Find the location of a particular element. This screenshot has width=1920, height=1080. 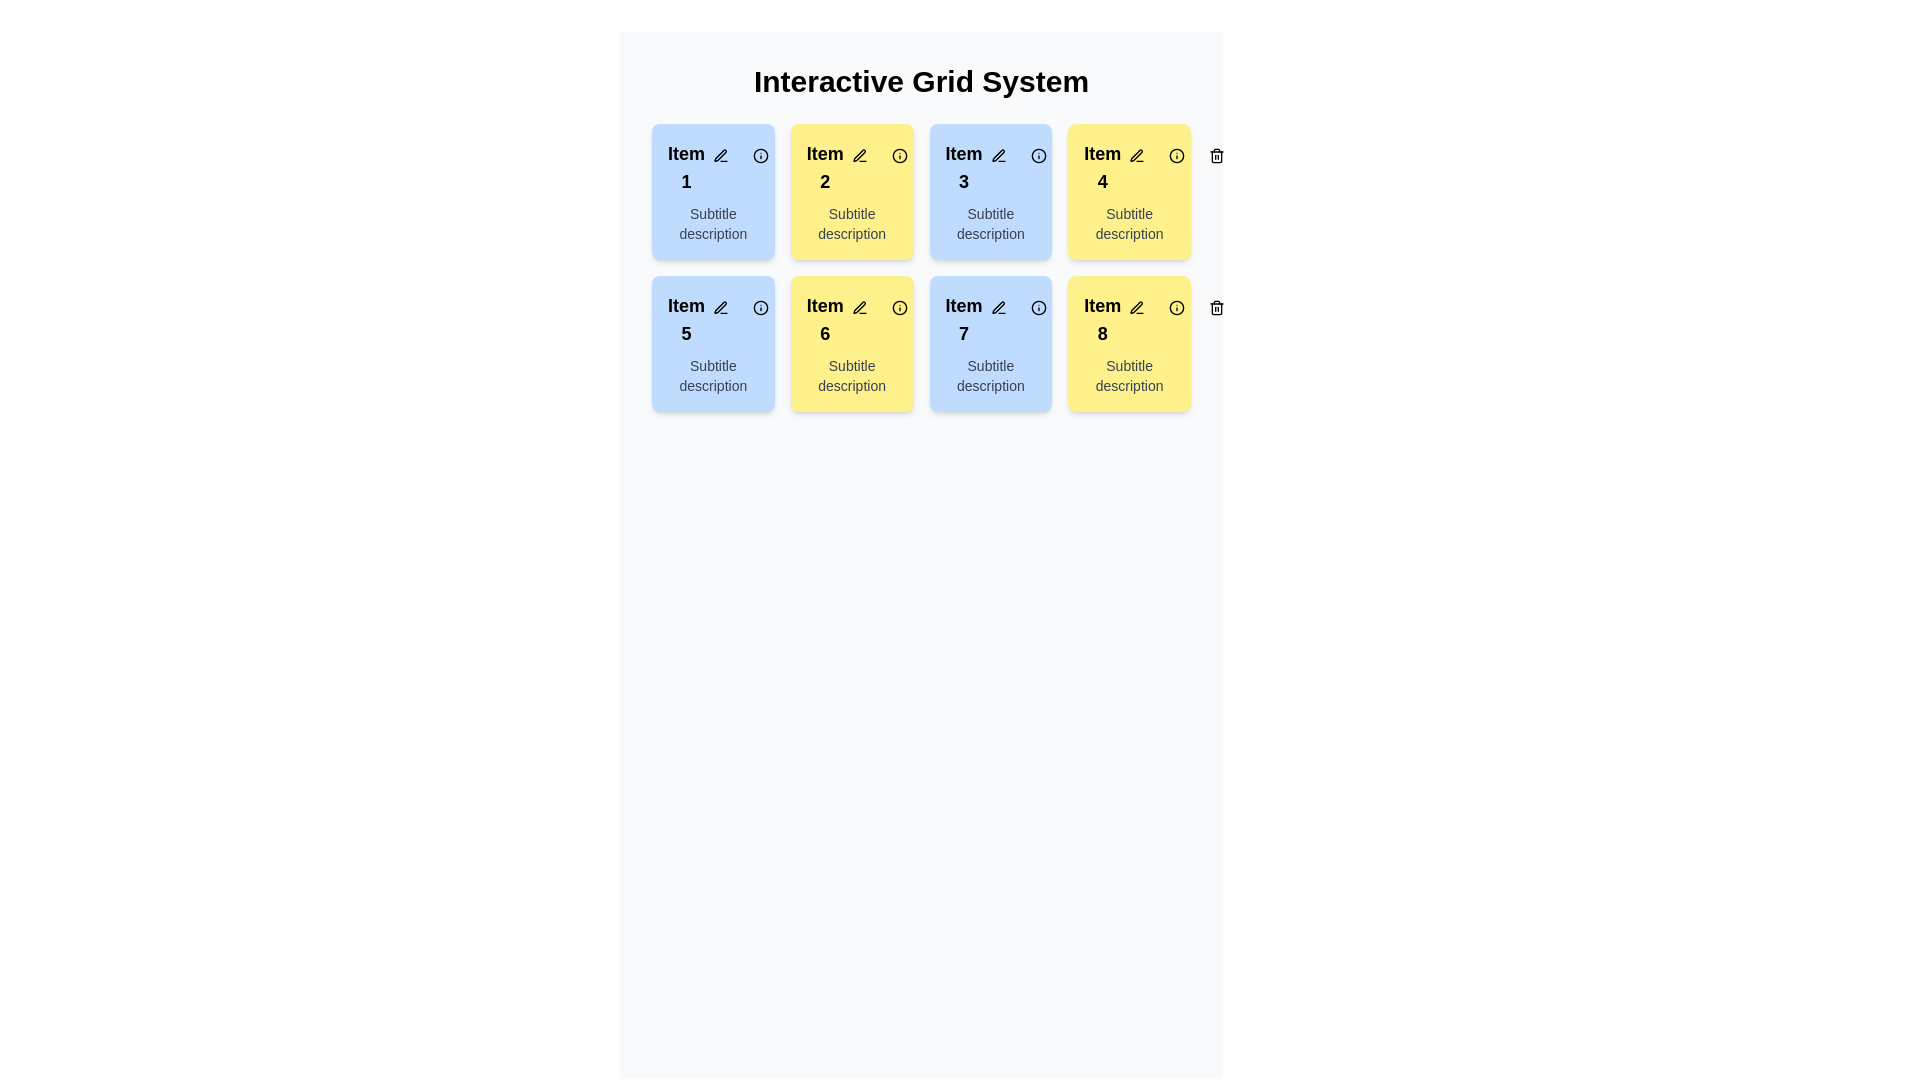

the edit button for 'Item 1', which is the first action button located in the top-left card of the grid is located at coordinates (720, 154).